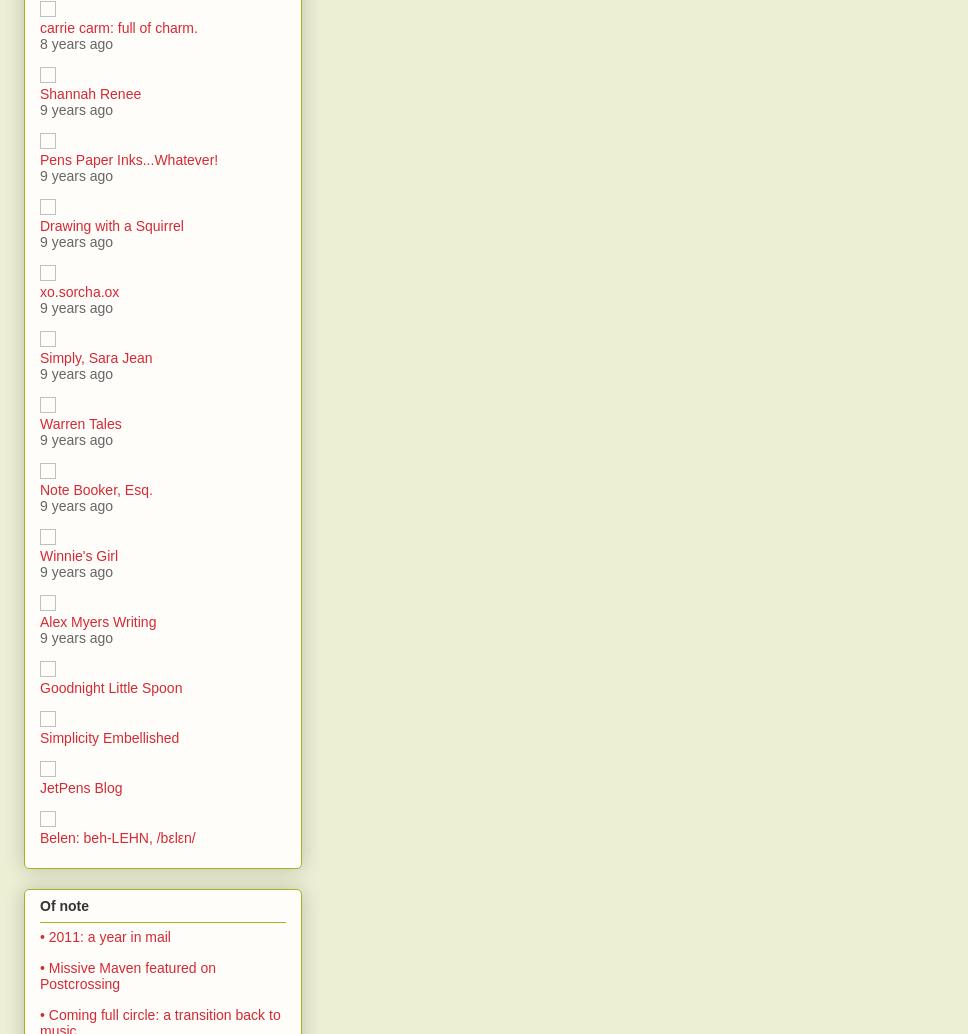 This screenshot has width=968, height=1034. Describe the element at coordinates (77, 555) in the screenshot. I see `'Winnie's Girl'` at that location.